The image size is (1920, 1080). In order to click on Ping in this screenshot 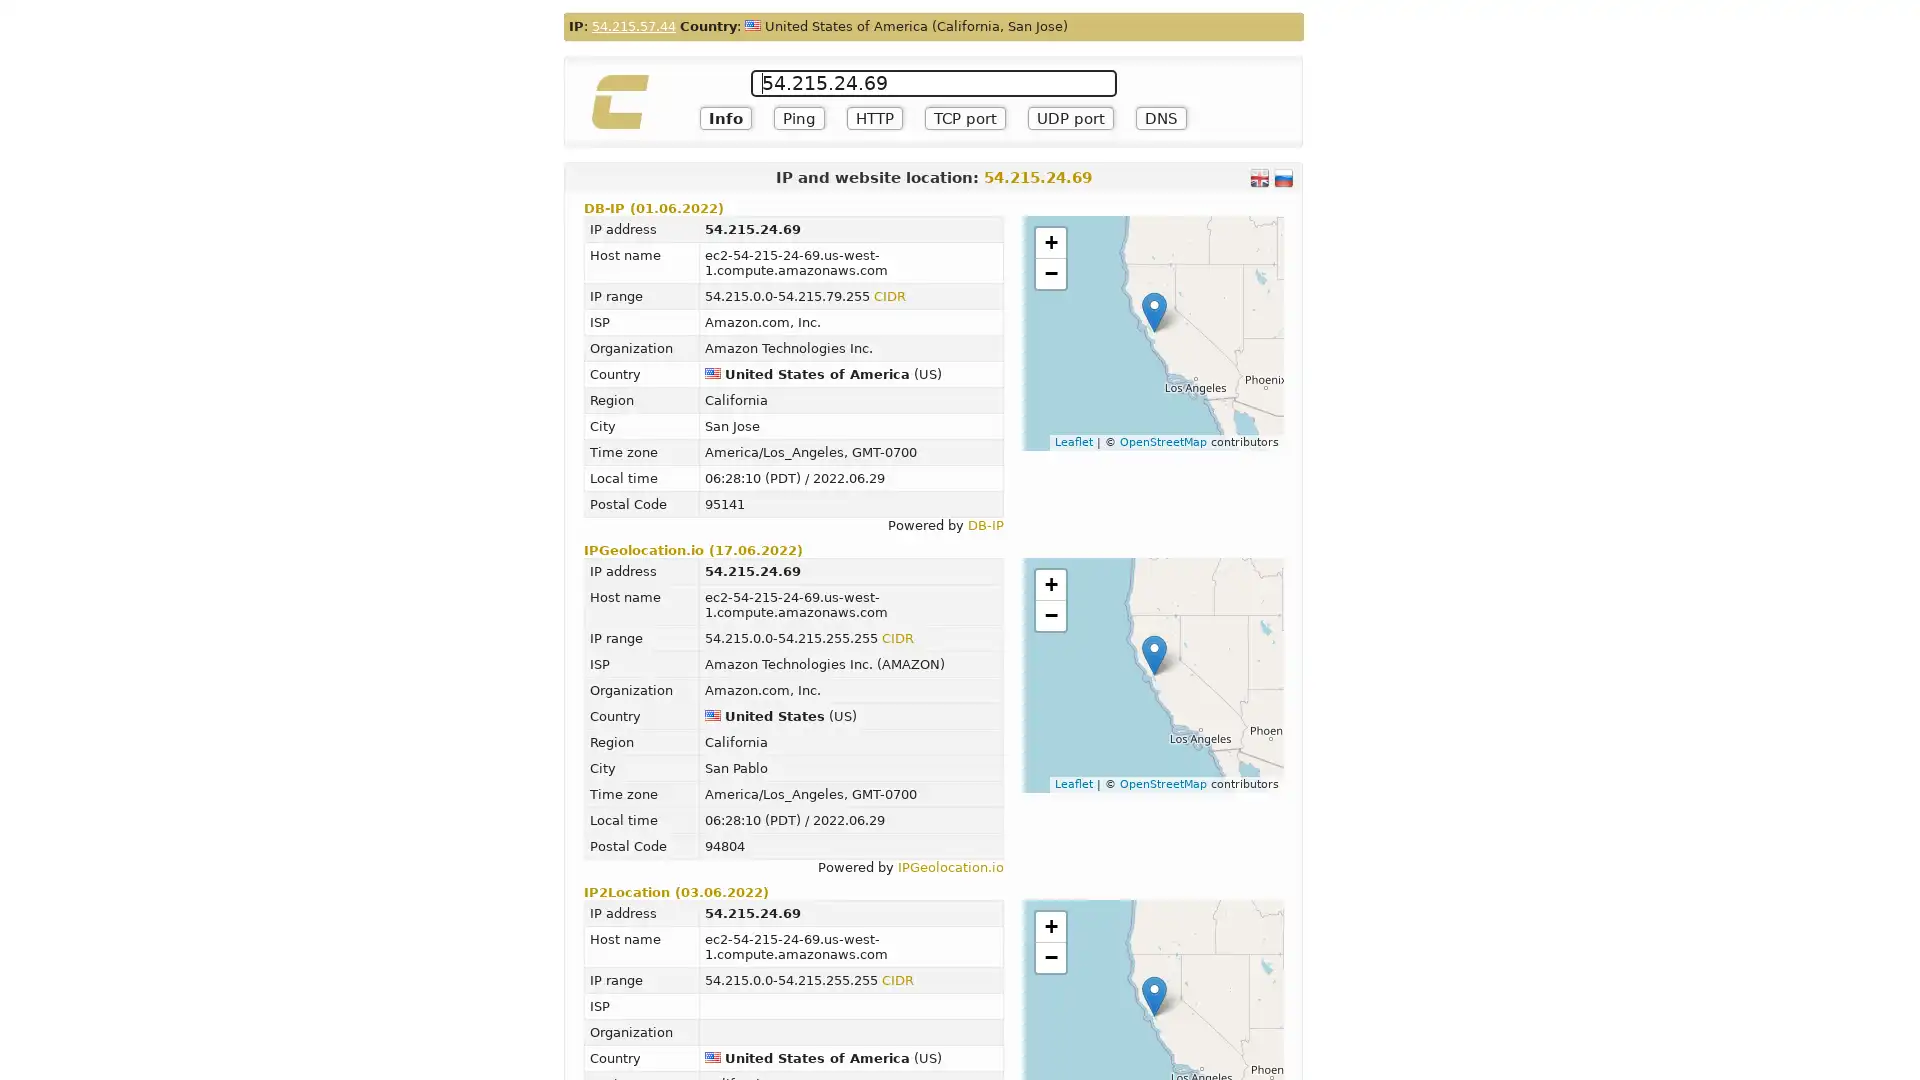, I will do `click(797, 118)`.